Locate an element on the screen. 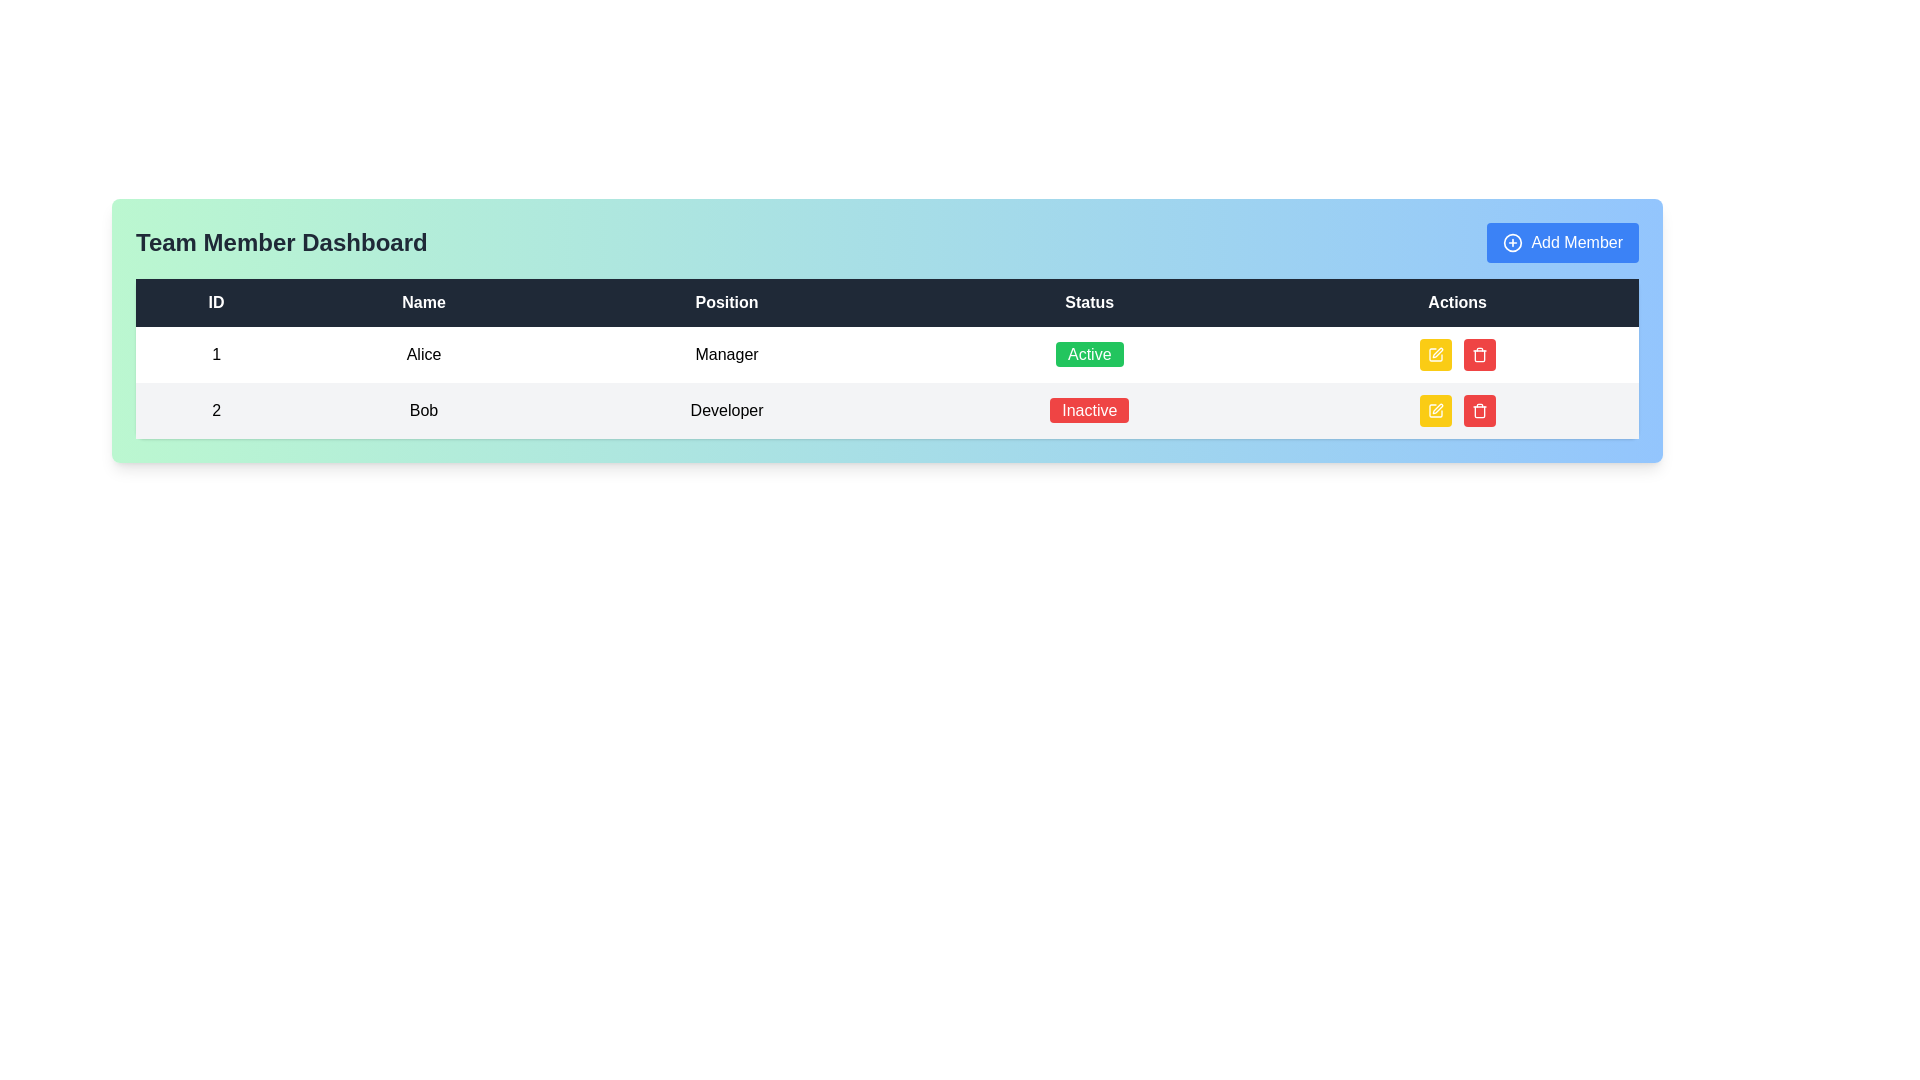 The height and width of the screenshot is (1080, 1920). the static text displaying the unique identifier for the team member 'Alice' in the first data row of the table, located in the 'ID' column to the left of 'Alice' is located at coordinates (216, 353).